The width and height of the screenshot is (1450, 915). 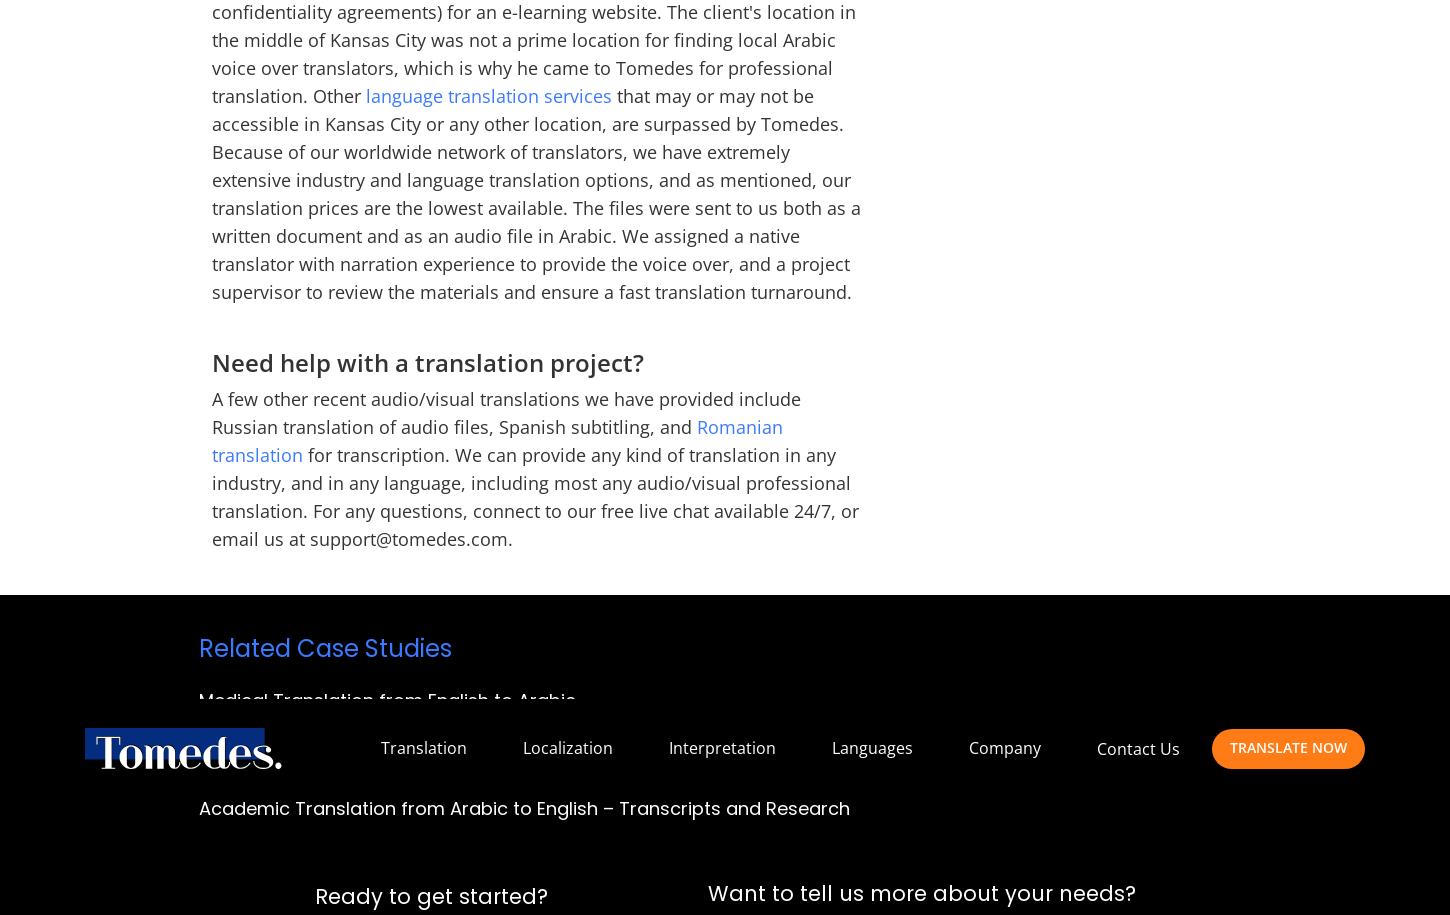 What do you see at coordinates (410, 143) in the screenshot?
I see `'We use cookies to ensure you get the best experience. By using our website you agree to our'` at bounding box center [410, 143].